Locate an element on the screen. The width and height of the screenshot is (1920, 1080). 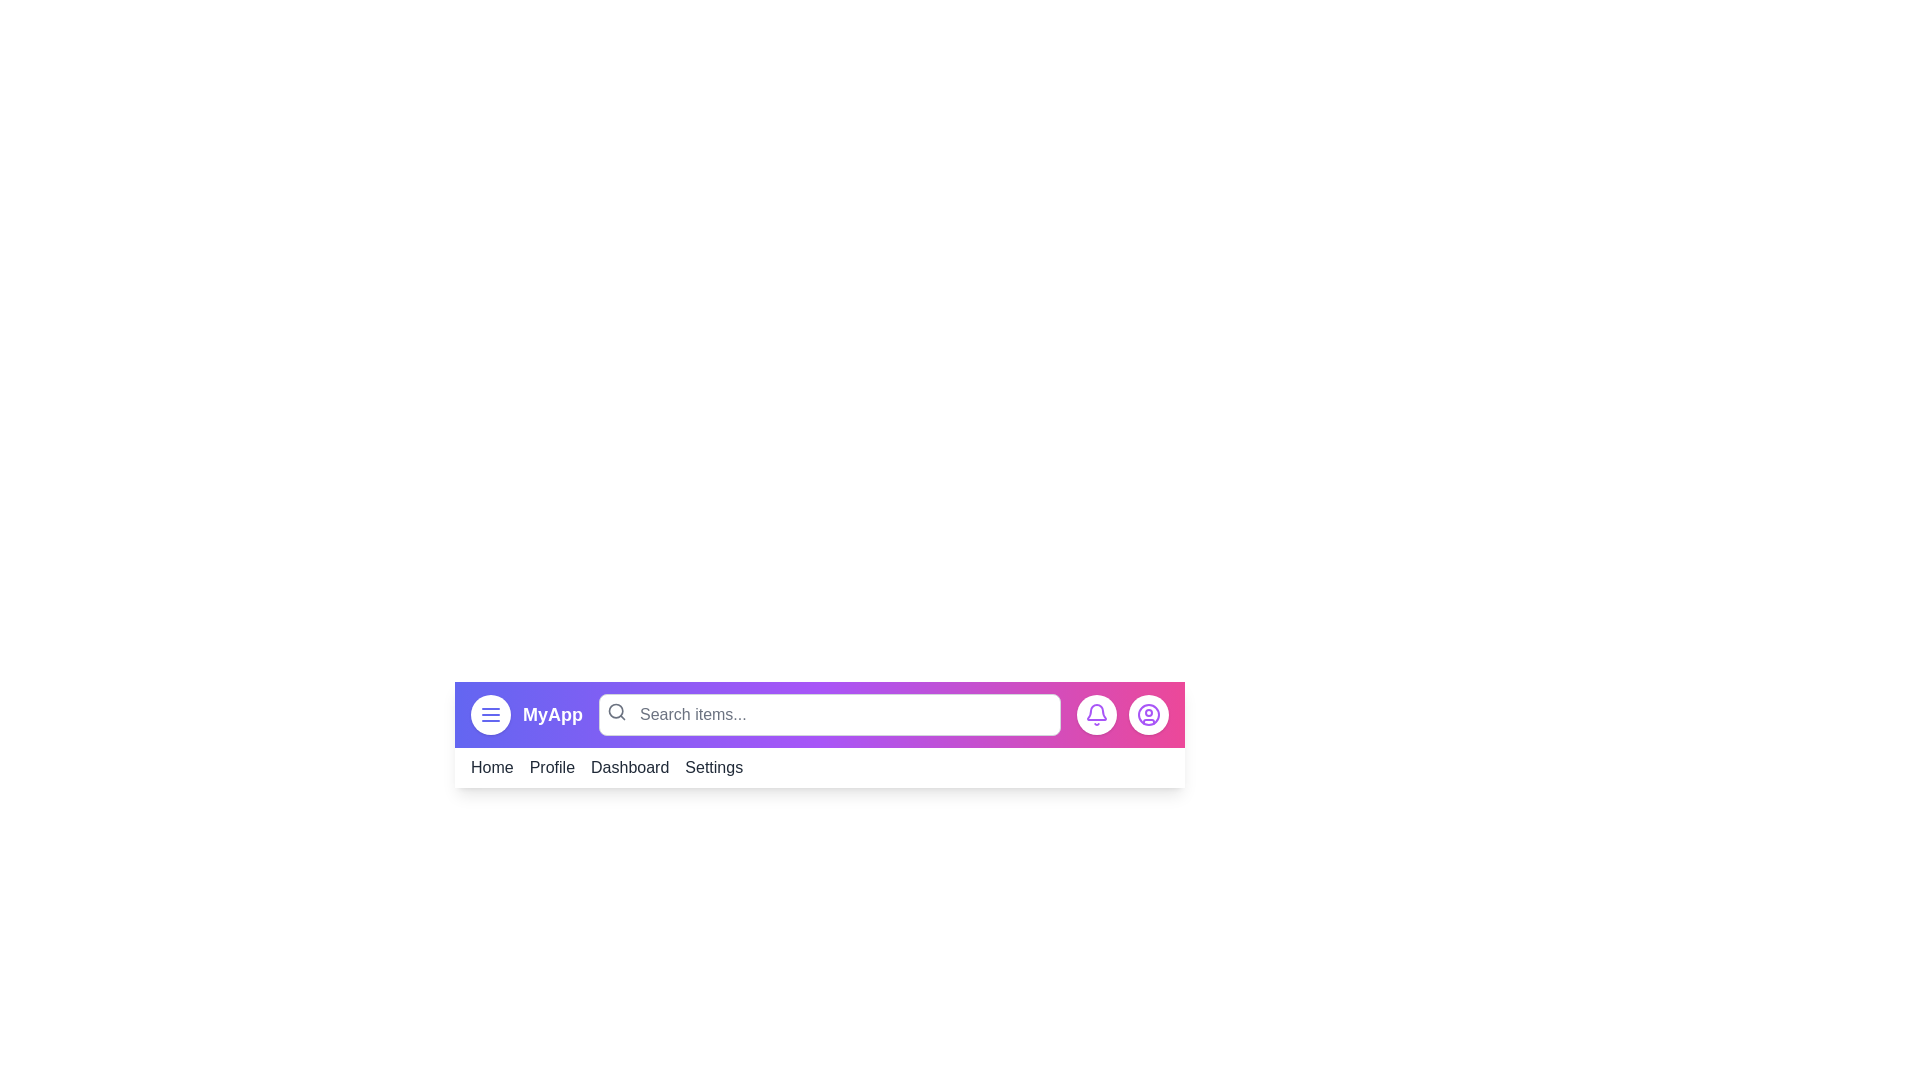
the Profile link in the navigation menu is located at coordinates (552, 766).